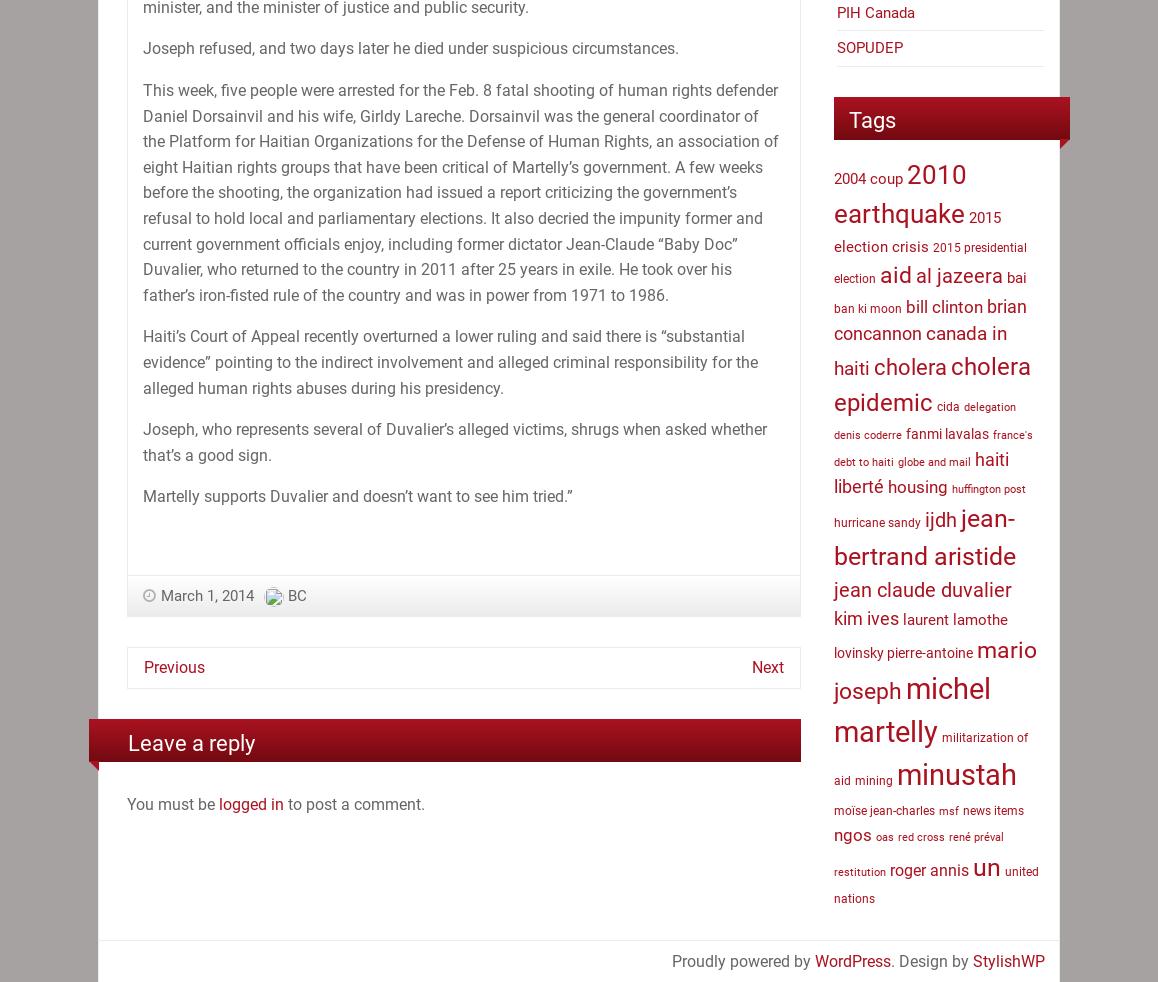  What do you see at coordinates (832, 651) in the screenshot?
I see `'lovinsky pierre-antoine'` at bounding box center [832, 651].